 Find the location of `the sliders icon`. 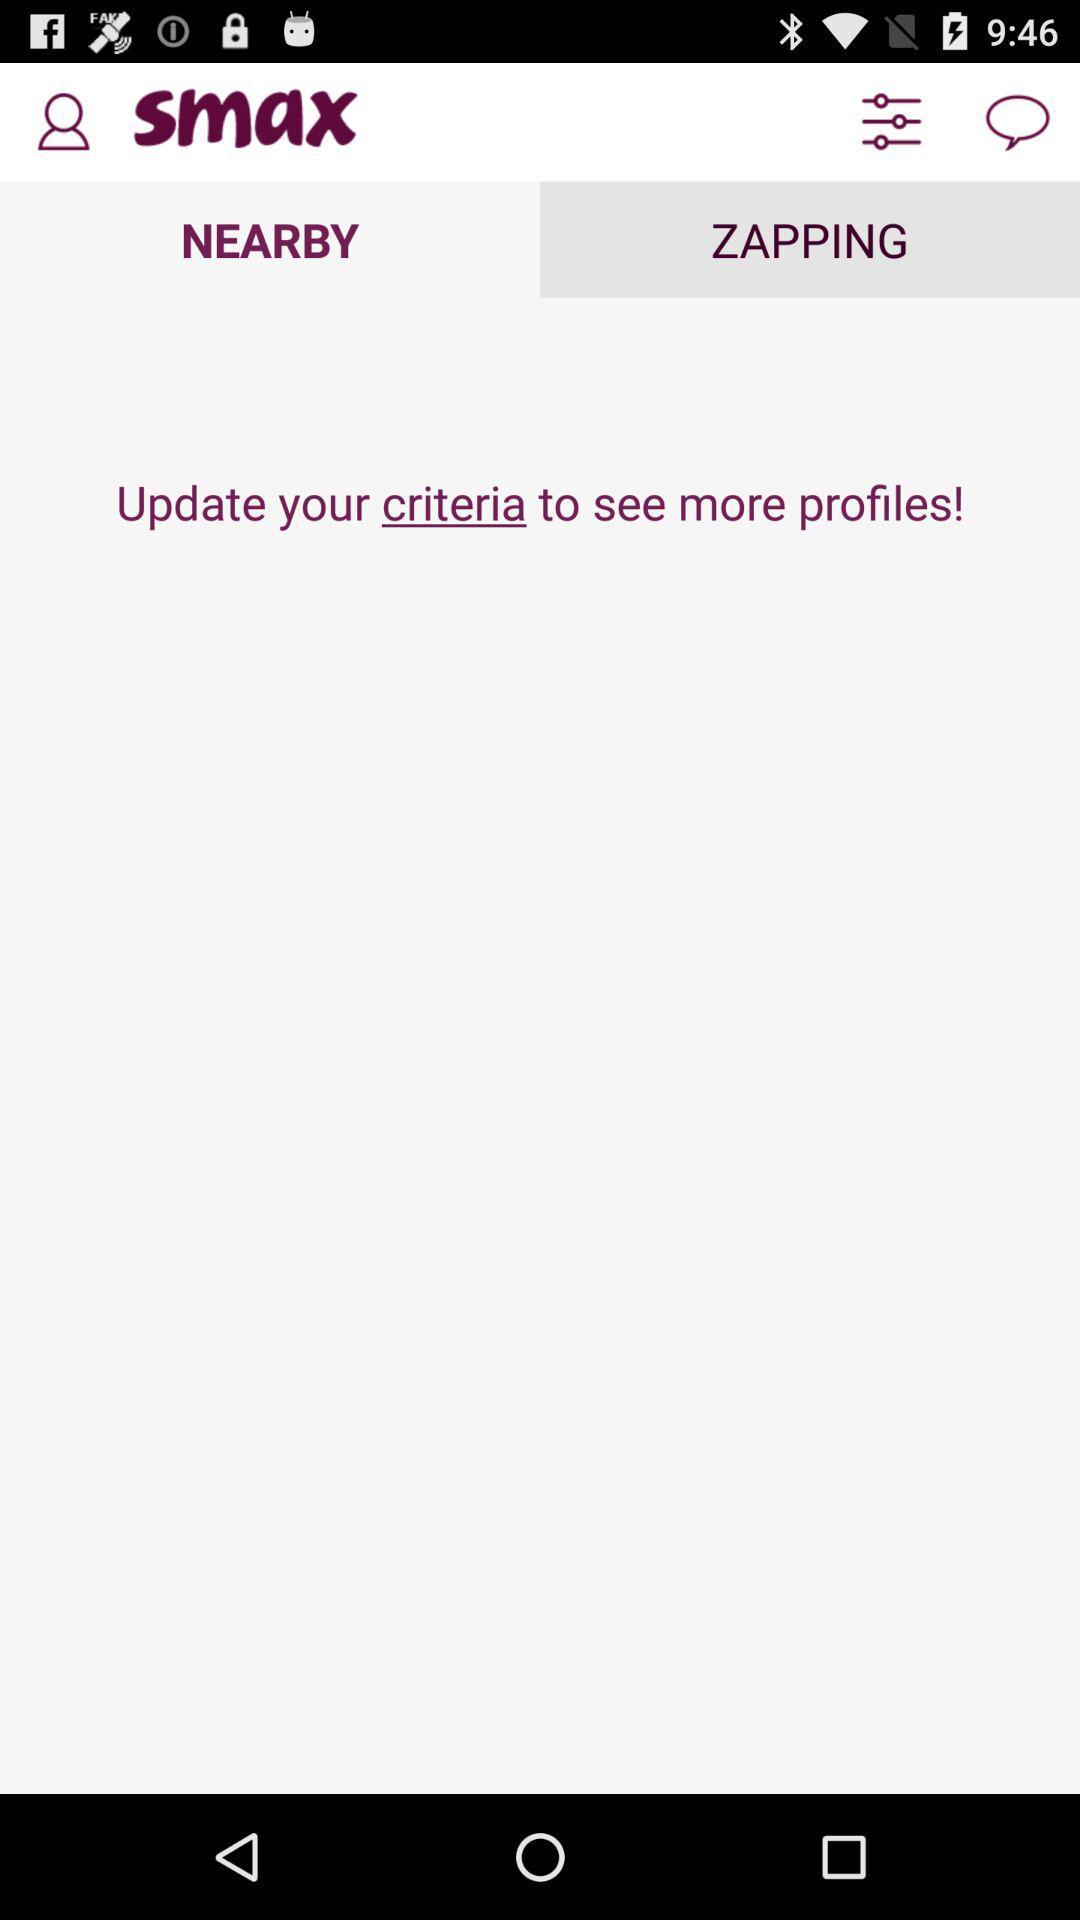

the sliders icon is located at coordinates (890, 129).